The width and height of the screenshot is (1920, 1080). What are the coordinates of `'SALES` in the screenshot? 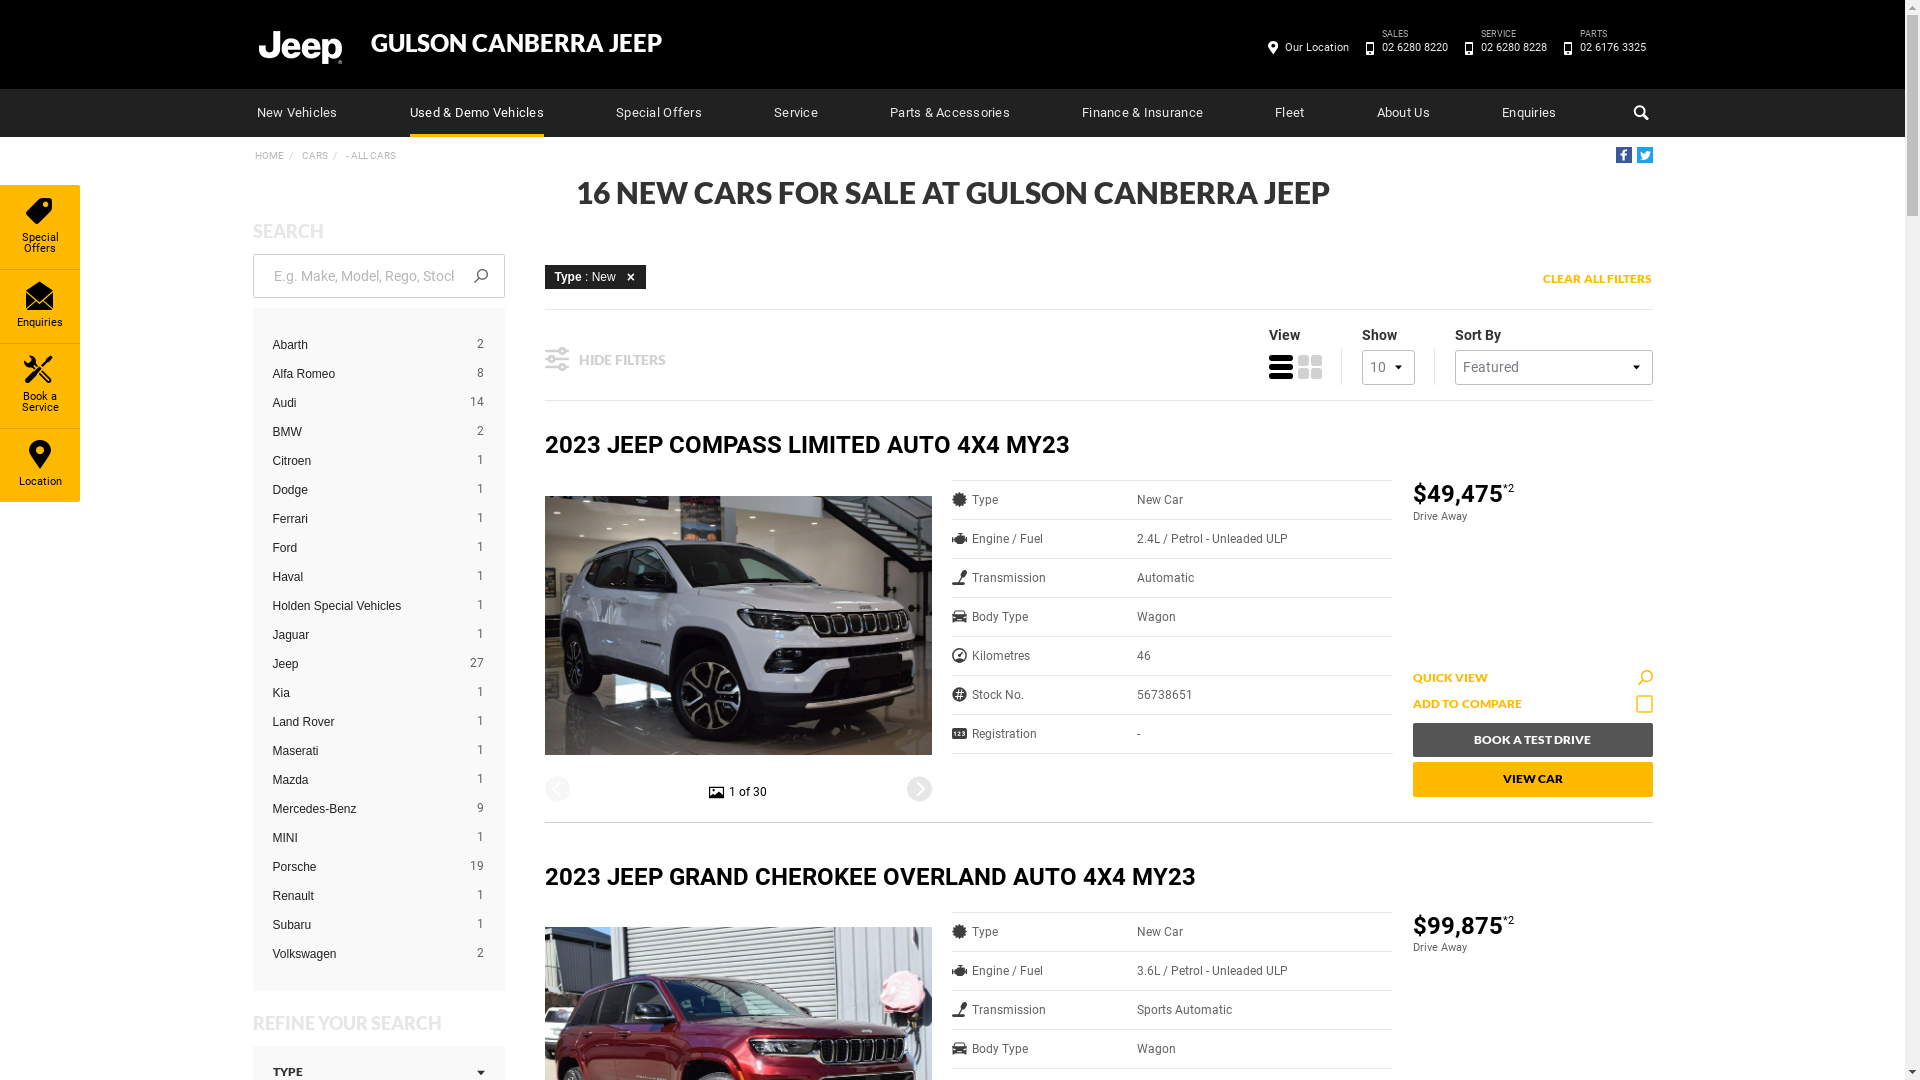 It's located at (1372, 46).